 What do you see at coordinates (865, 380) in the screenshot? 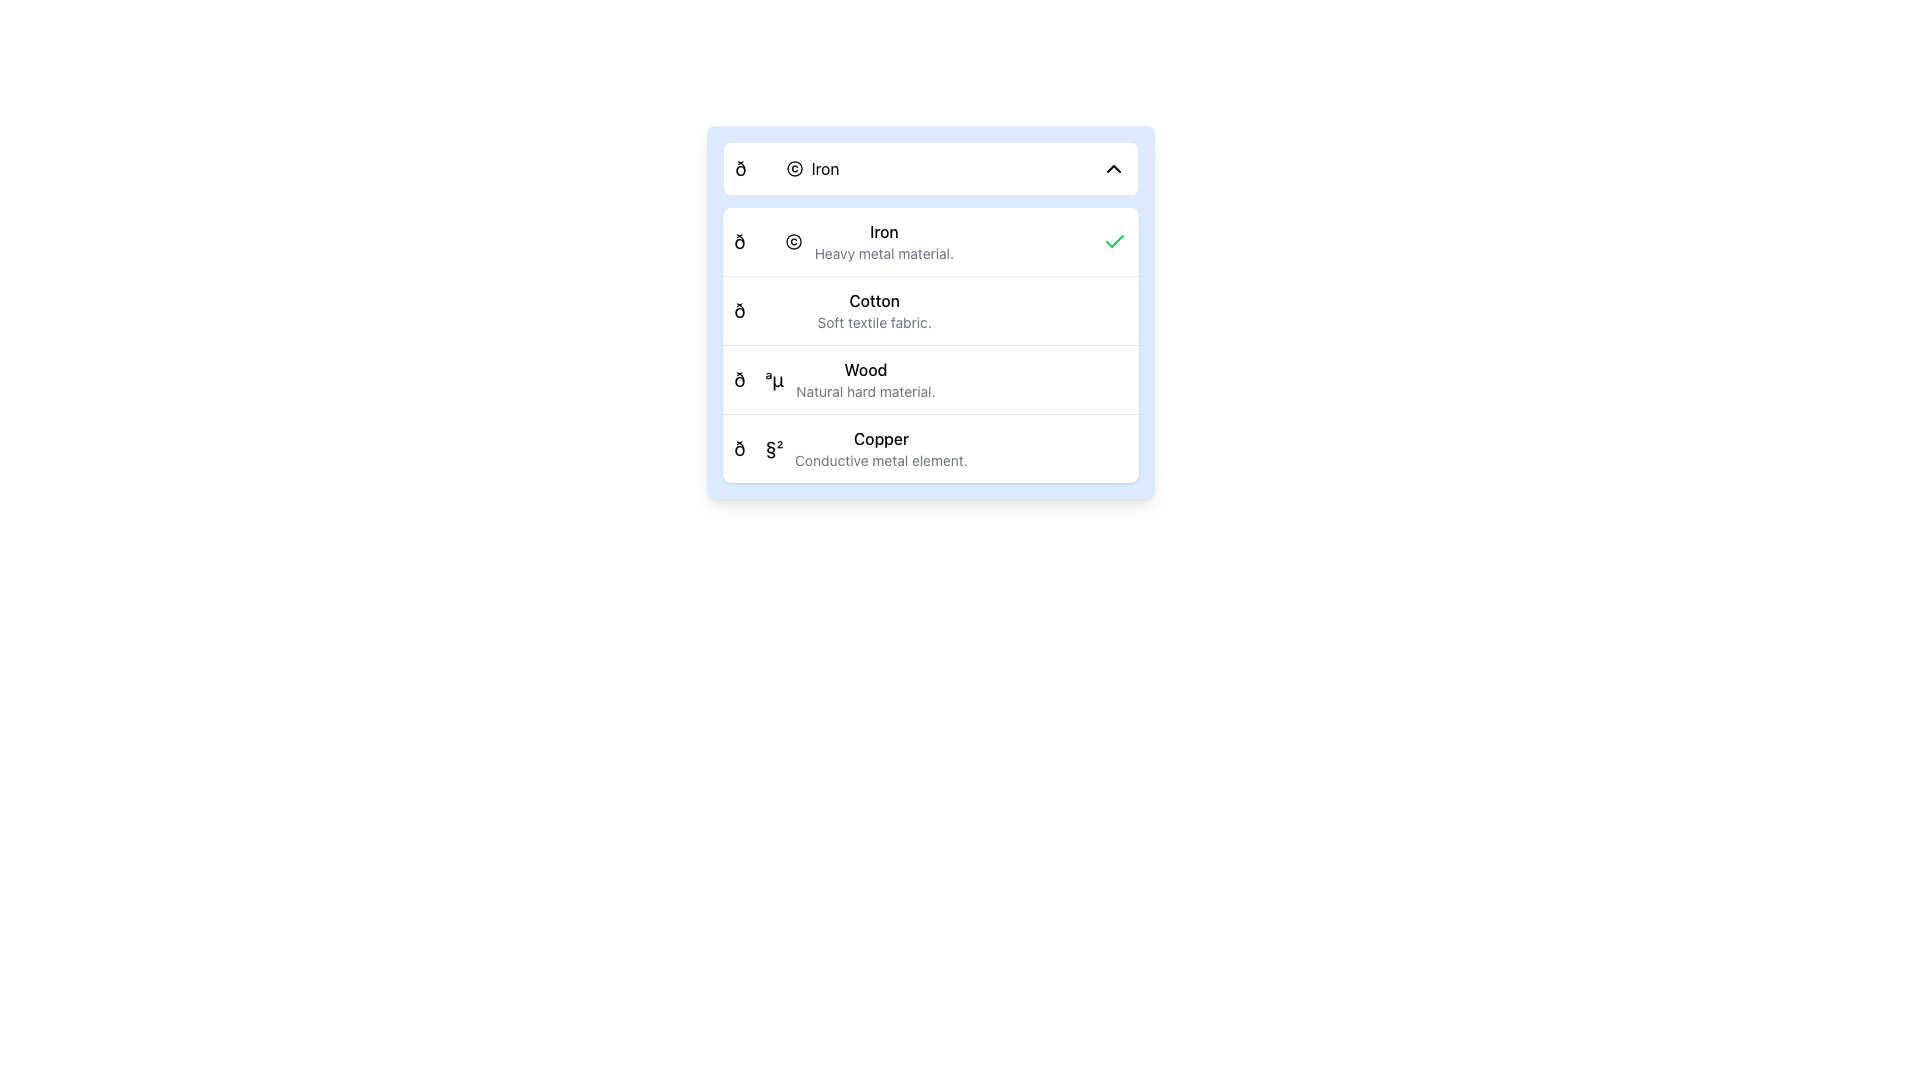
I see `the list item titled 'Wood' which is the third option in the dropdown menu` at bounding box center [865, 380].